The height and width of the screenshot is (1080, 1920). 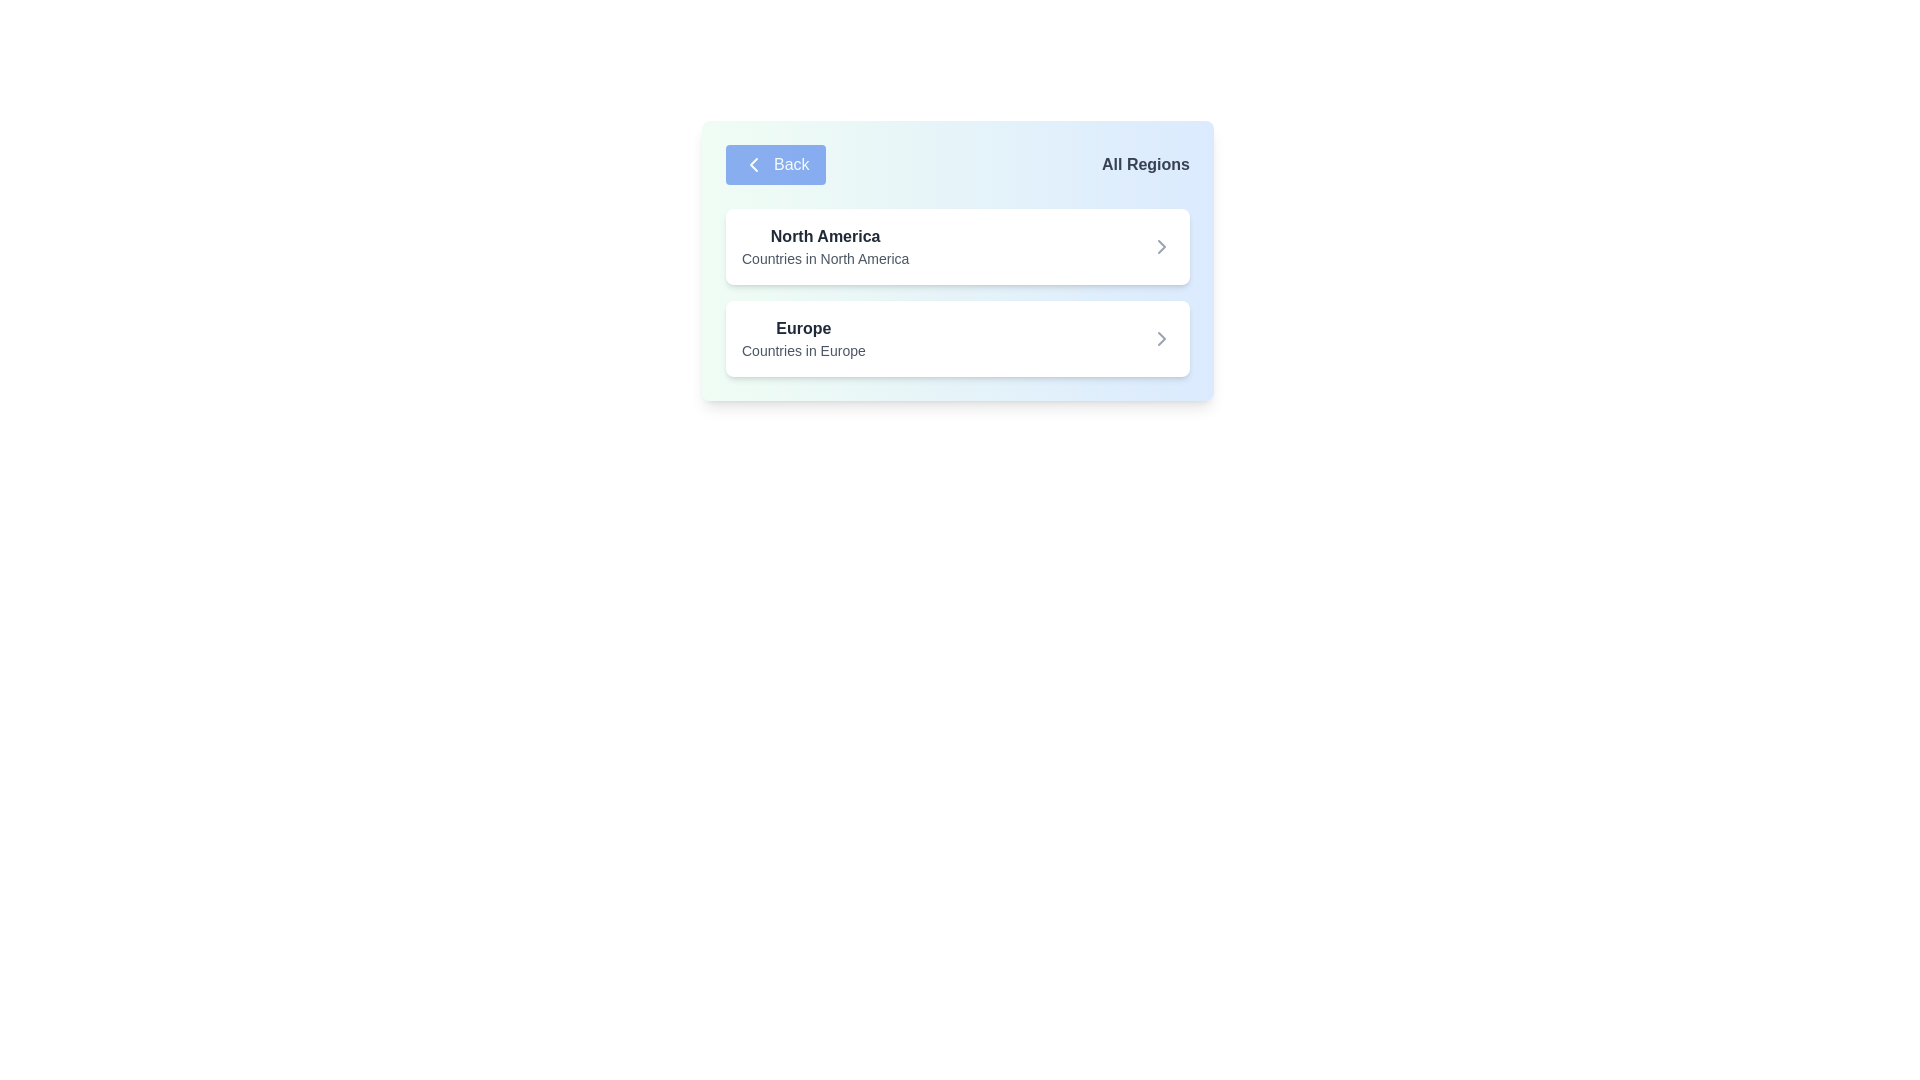 I want to click on the Chevron icon on the 'Europe' option, so click(x=1161, y=338).